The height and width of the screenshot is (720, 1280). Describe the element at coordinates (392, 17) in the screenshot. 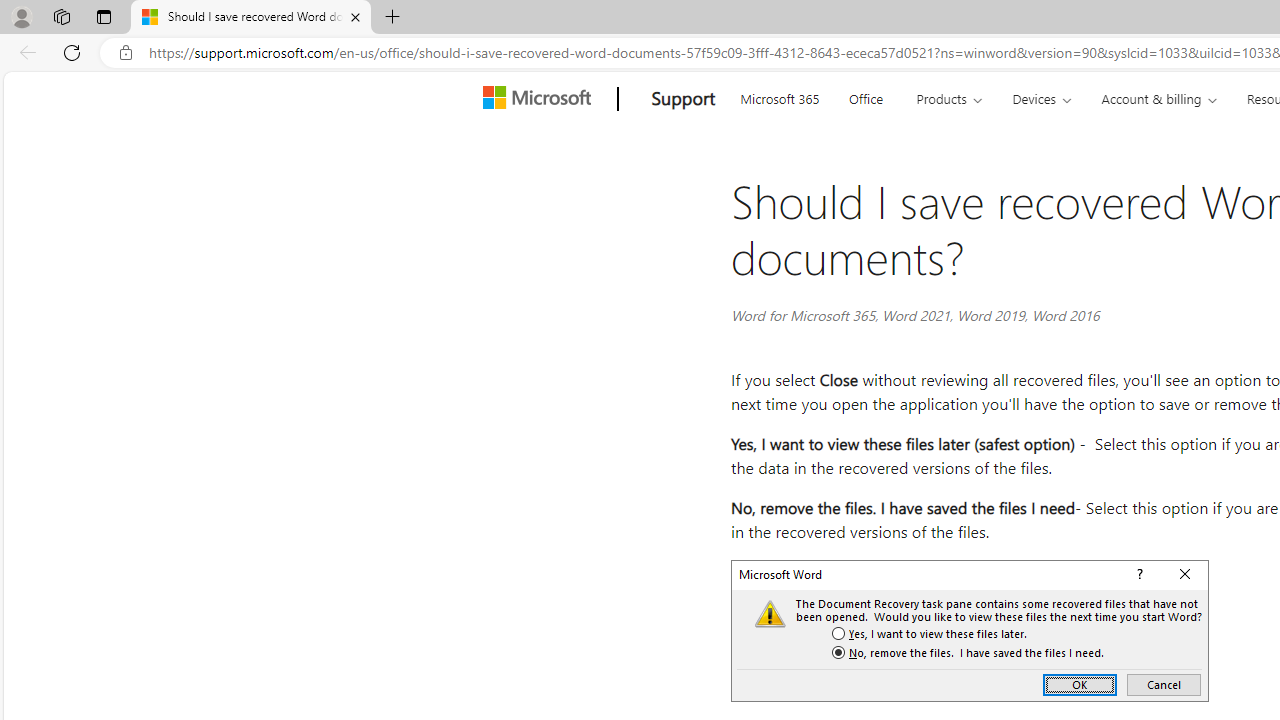

I see `'New Tab'` at that location.